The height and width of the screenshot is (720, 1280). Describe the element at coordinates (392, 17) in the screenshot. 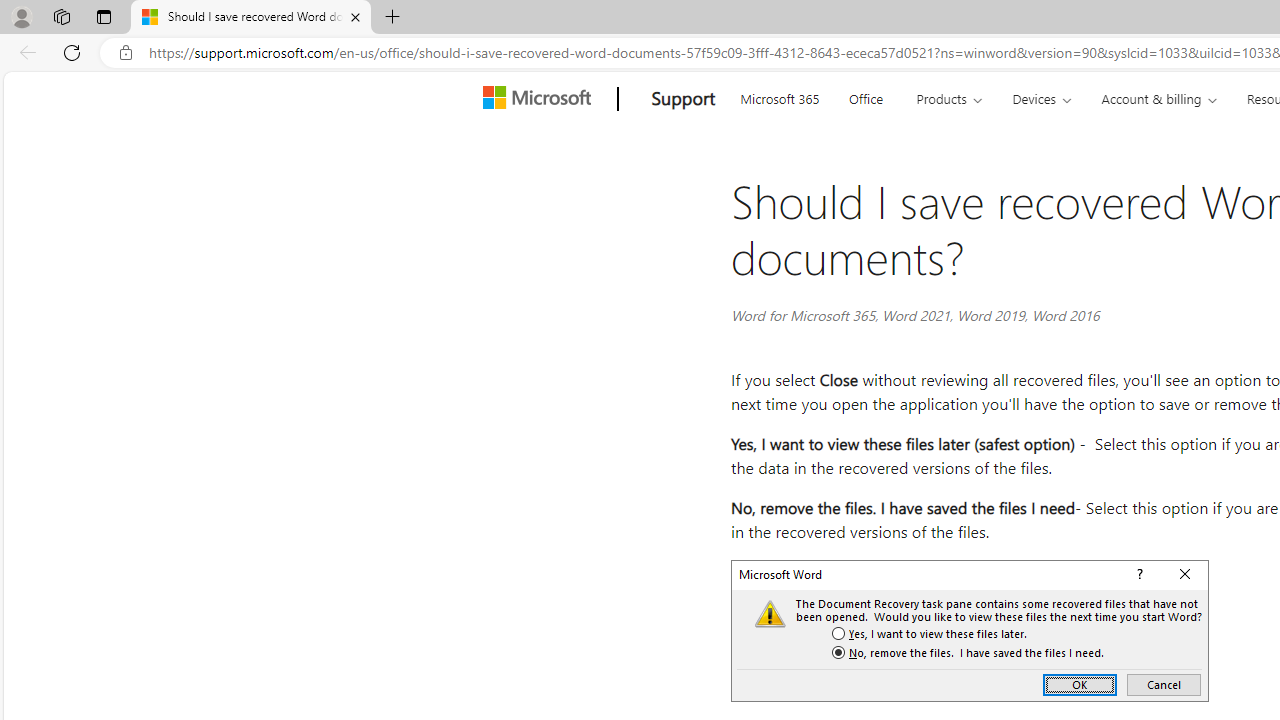

I see `'New Tab'` at that location.